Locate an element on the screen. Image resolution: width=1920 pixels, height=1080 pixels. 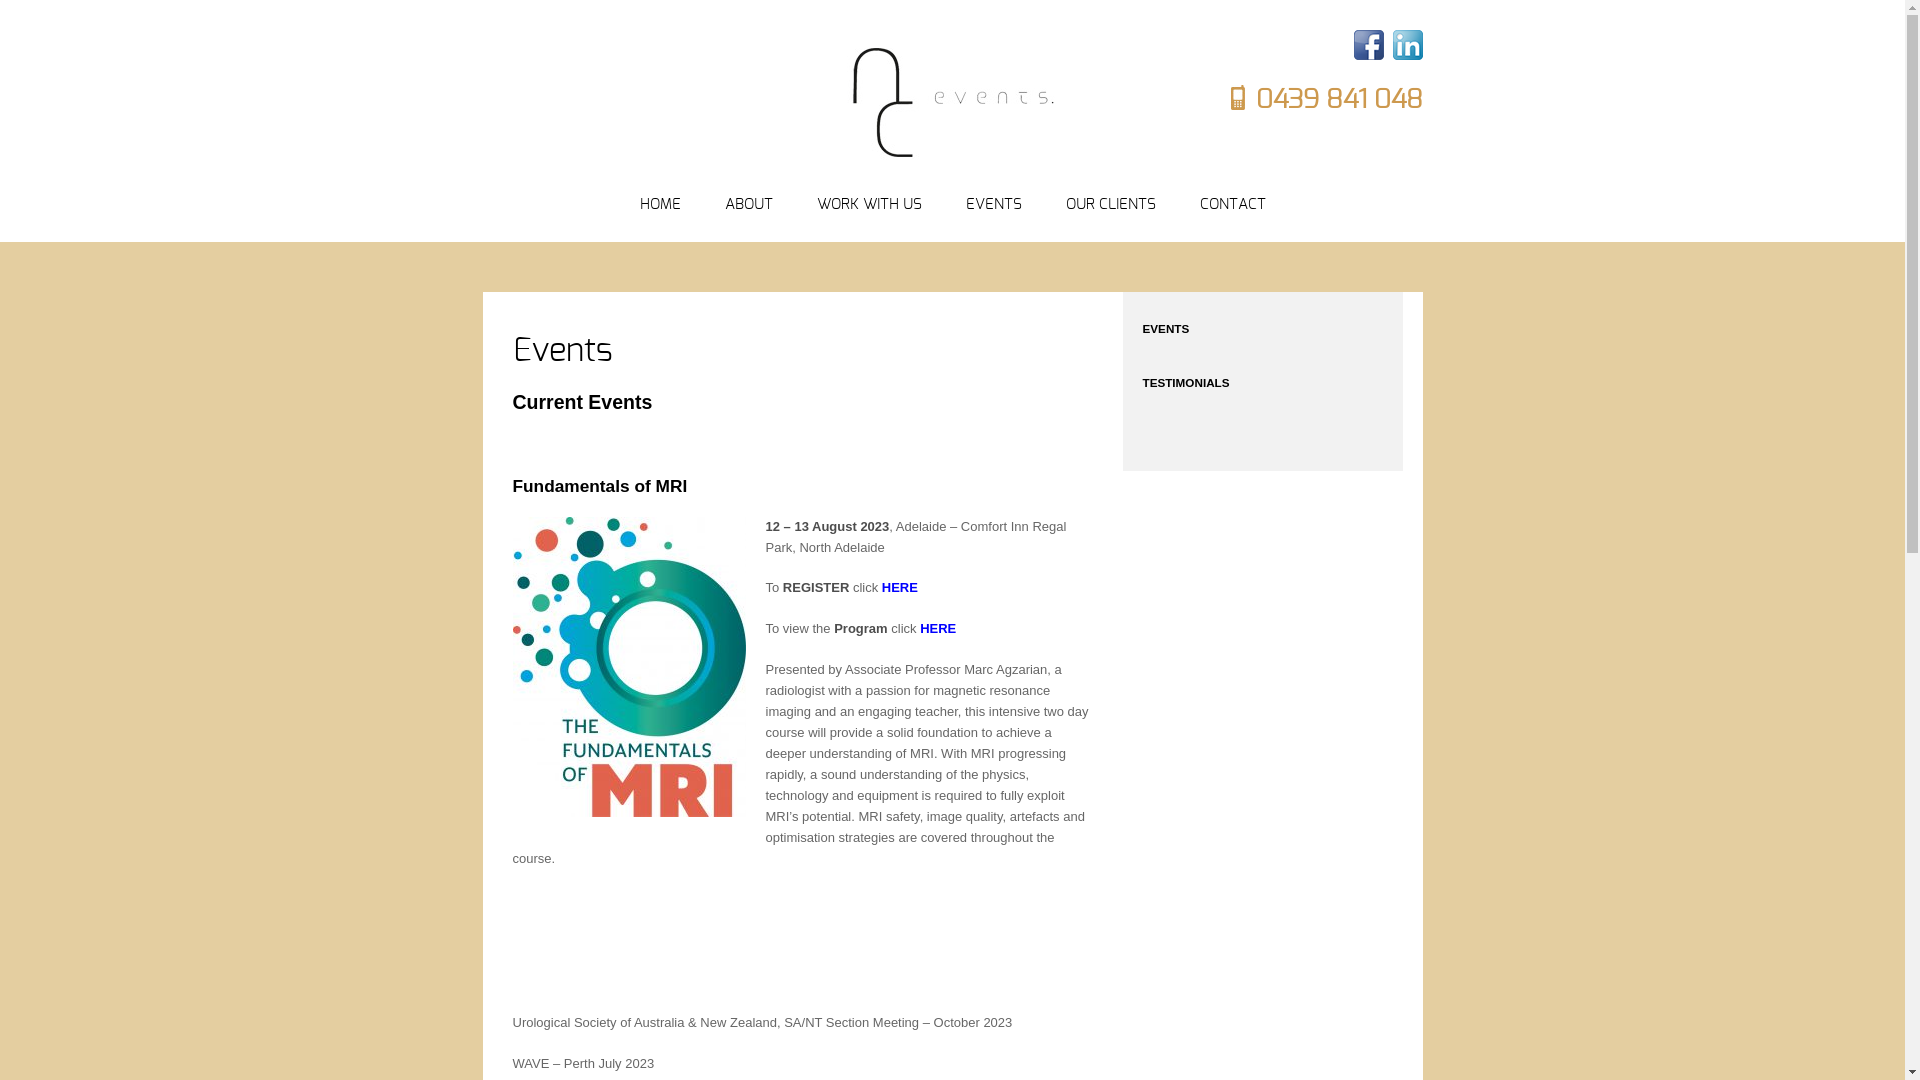
'HOME' is located at coordinates (638, 205).